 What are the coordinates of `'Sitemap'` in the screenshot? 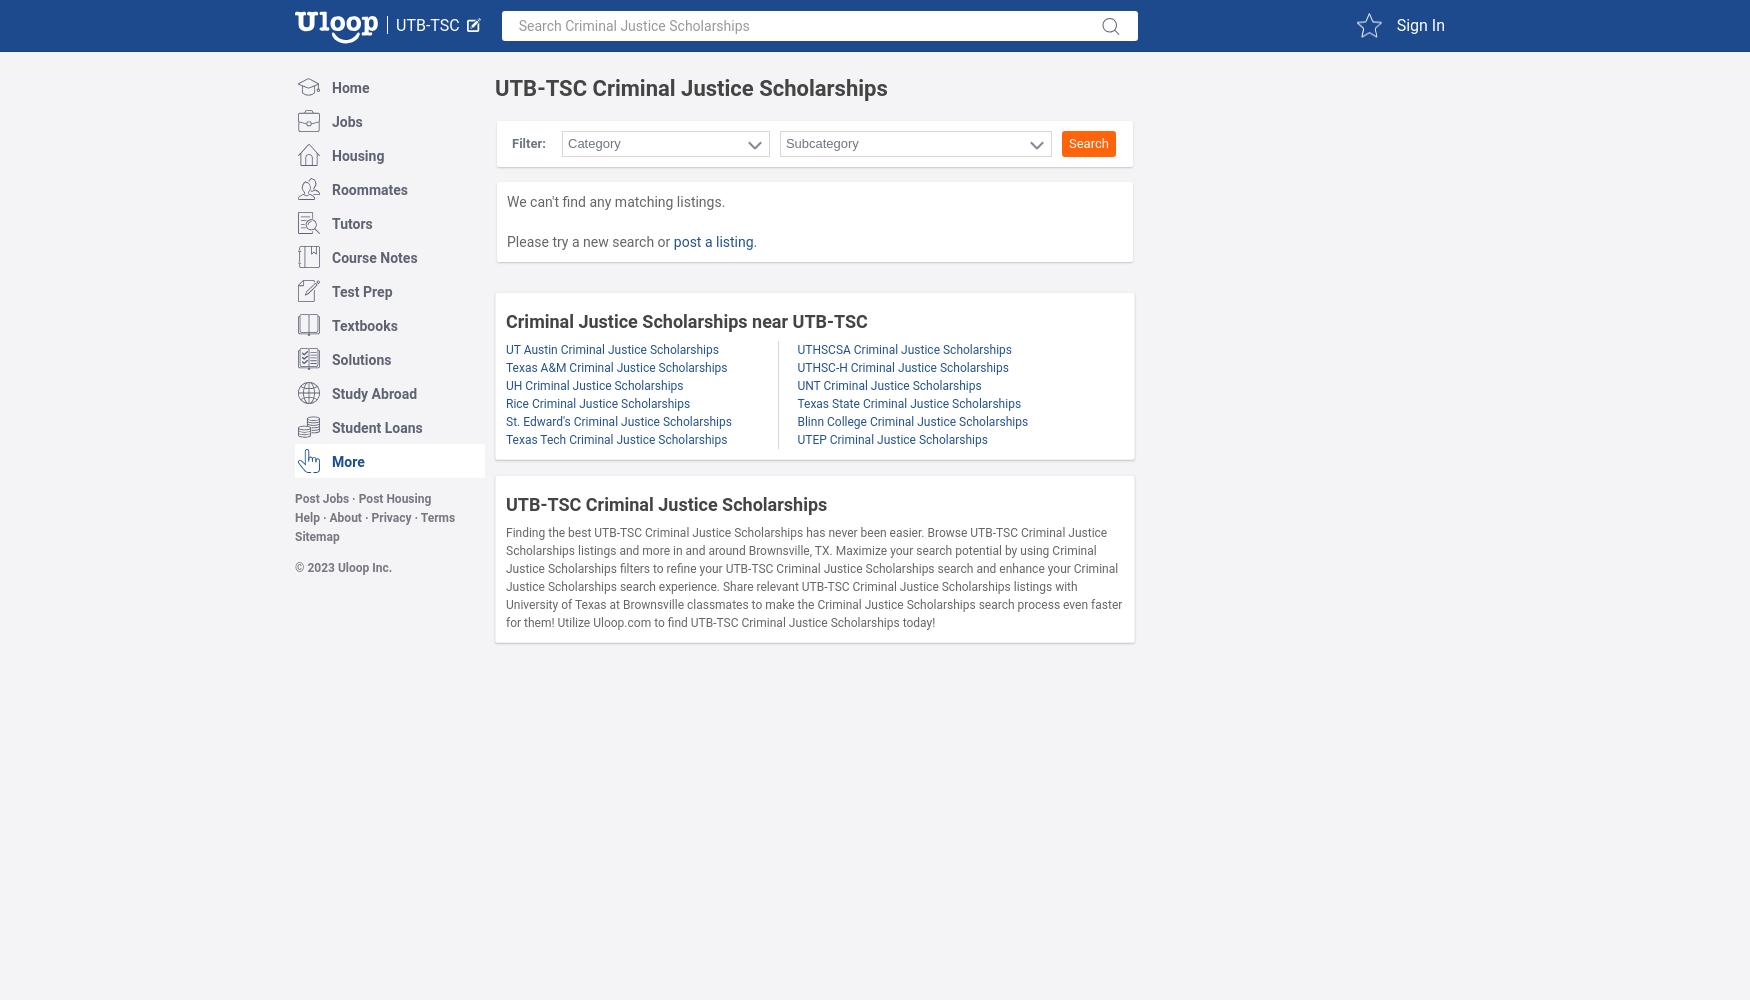 It's located at (316, 537).